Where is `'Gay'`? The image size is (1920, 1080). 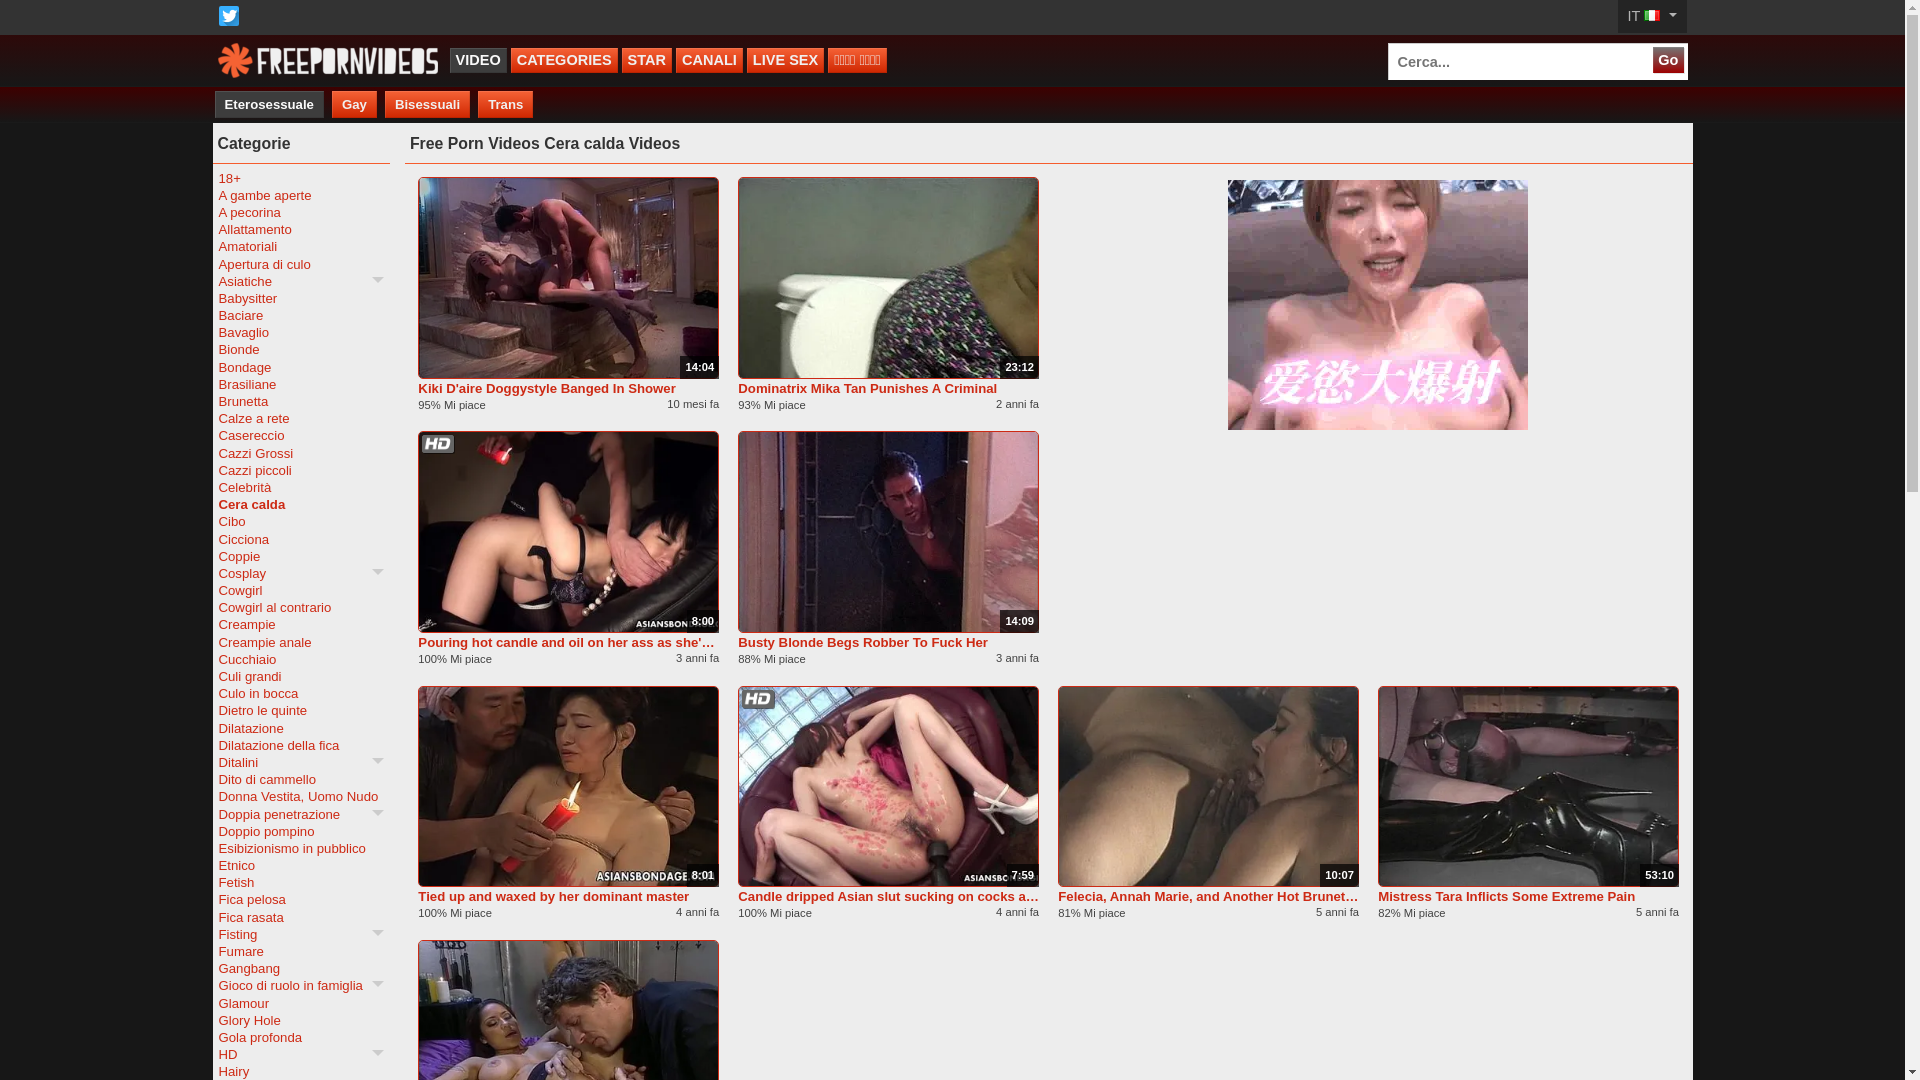 'Gay' is located at coordinates (354, 104).